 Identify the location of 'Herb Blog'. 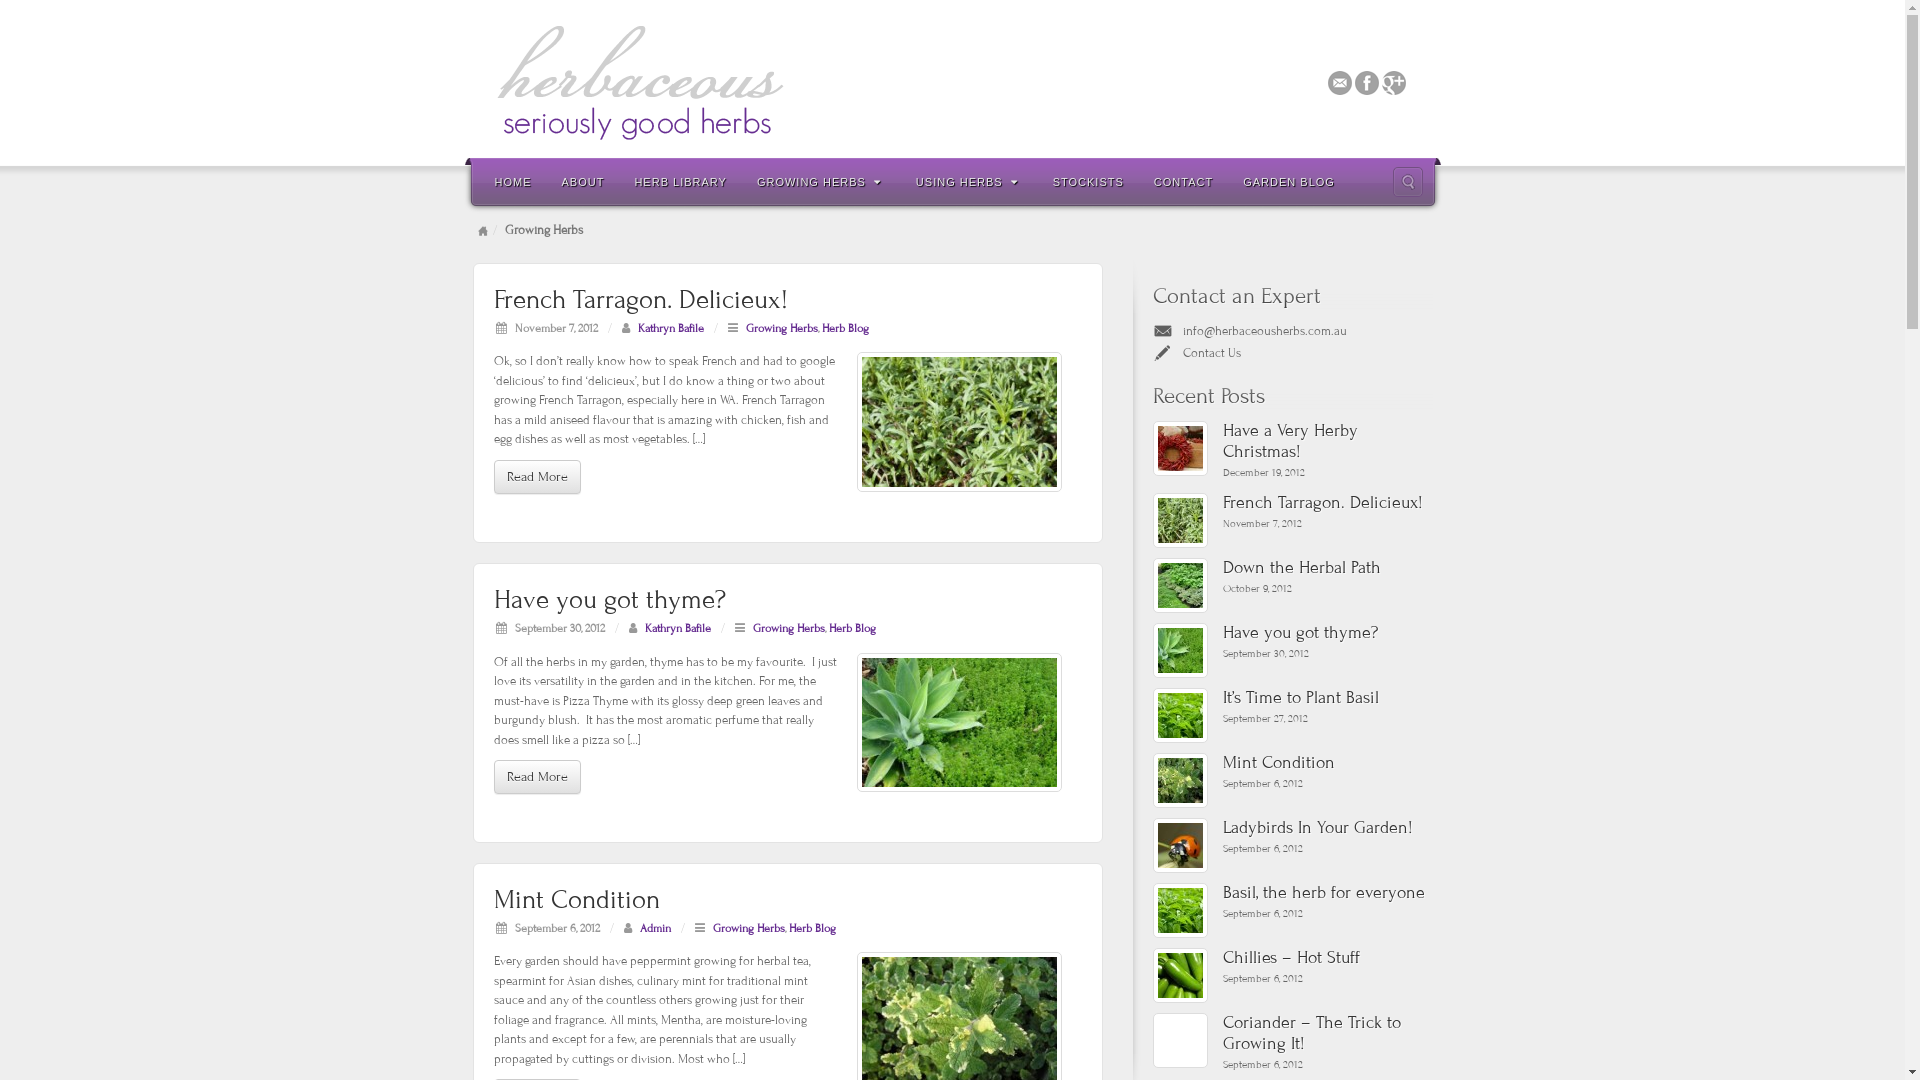
(811, 928).